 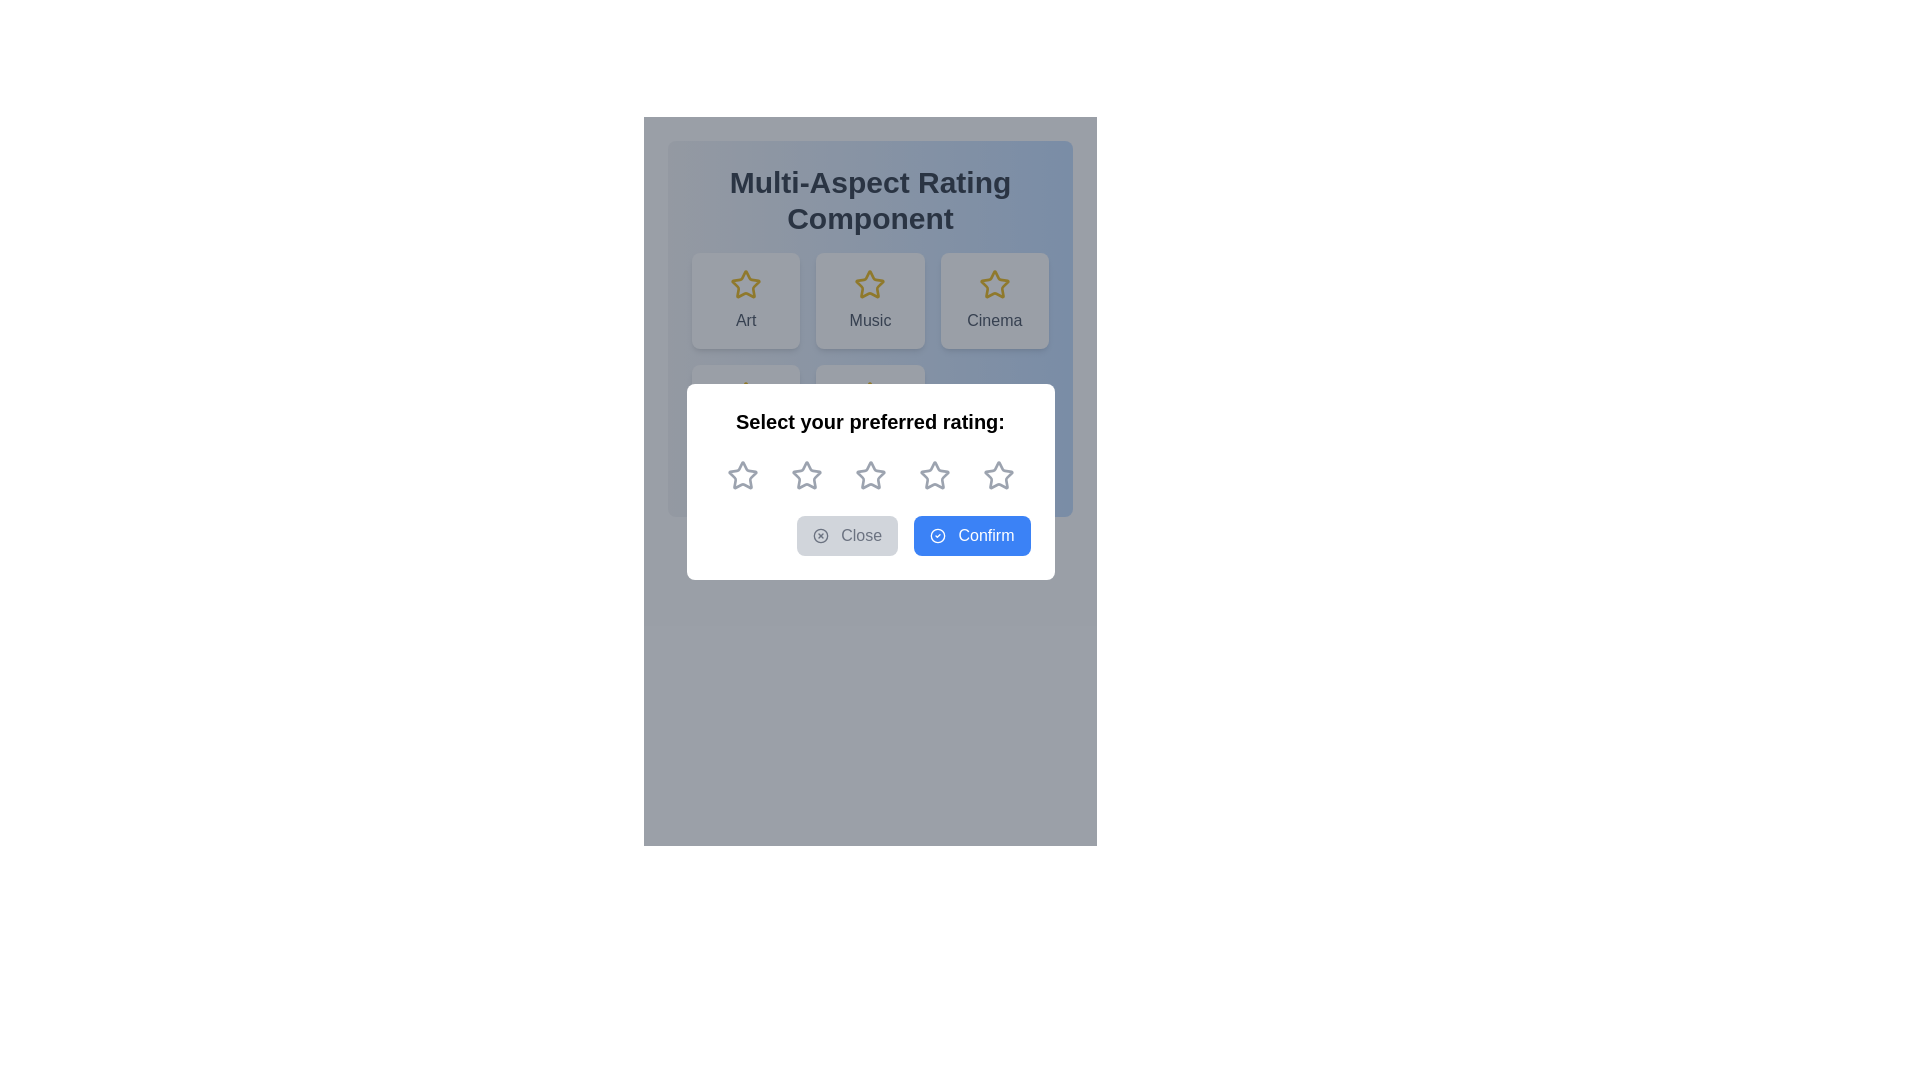 I want to click on the middle star icon in the star rating representation with a gray outline, positioned in the dialog box under 'Select your preferred rating.', so click(x=870, y=475).